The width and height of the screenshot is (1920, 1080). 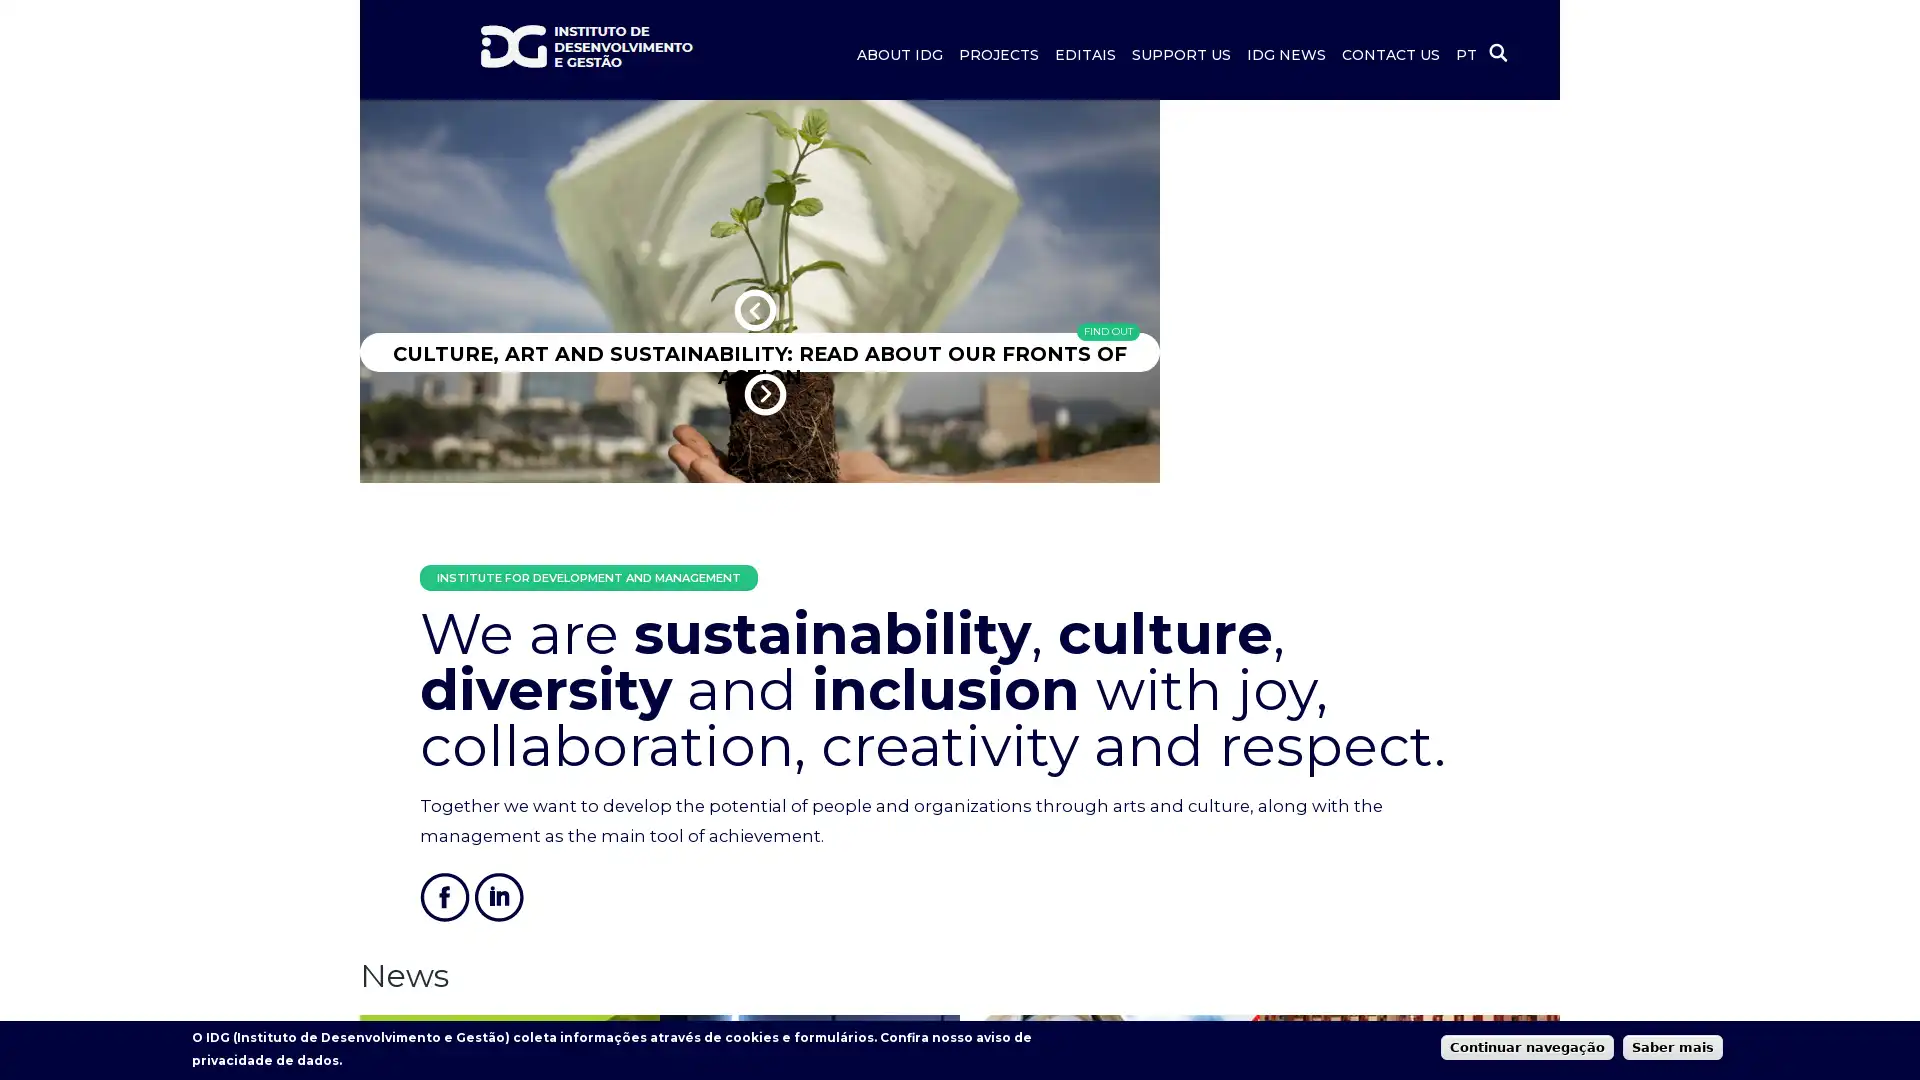 What do you see at coordinates (1526, 1045) in the screenshot?
I see `Continuar navegacao` at bounding box center [1526, 1045].